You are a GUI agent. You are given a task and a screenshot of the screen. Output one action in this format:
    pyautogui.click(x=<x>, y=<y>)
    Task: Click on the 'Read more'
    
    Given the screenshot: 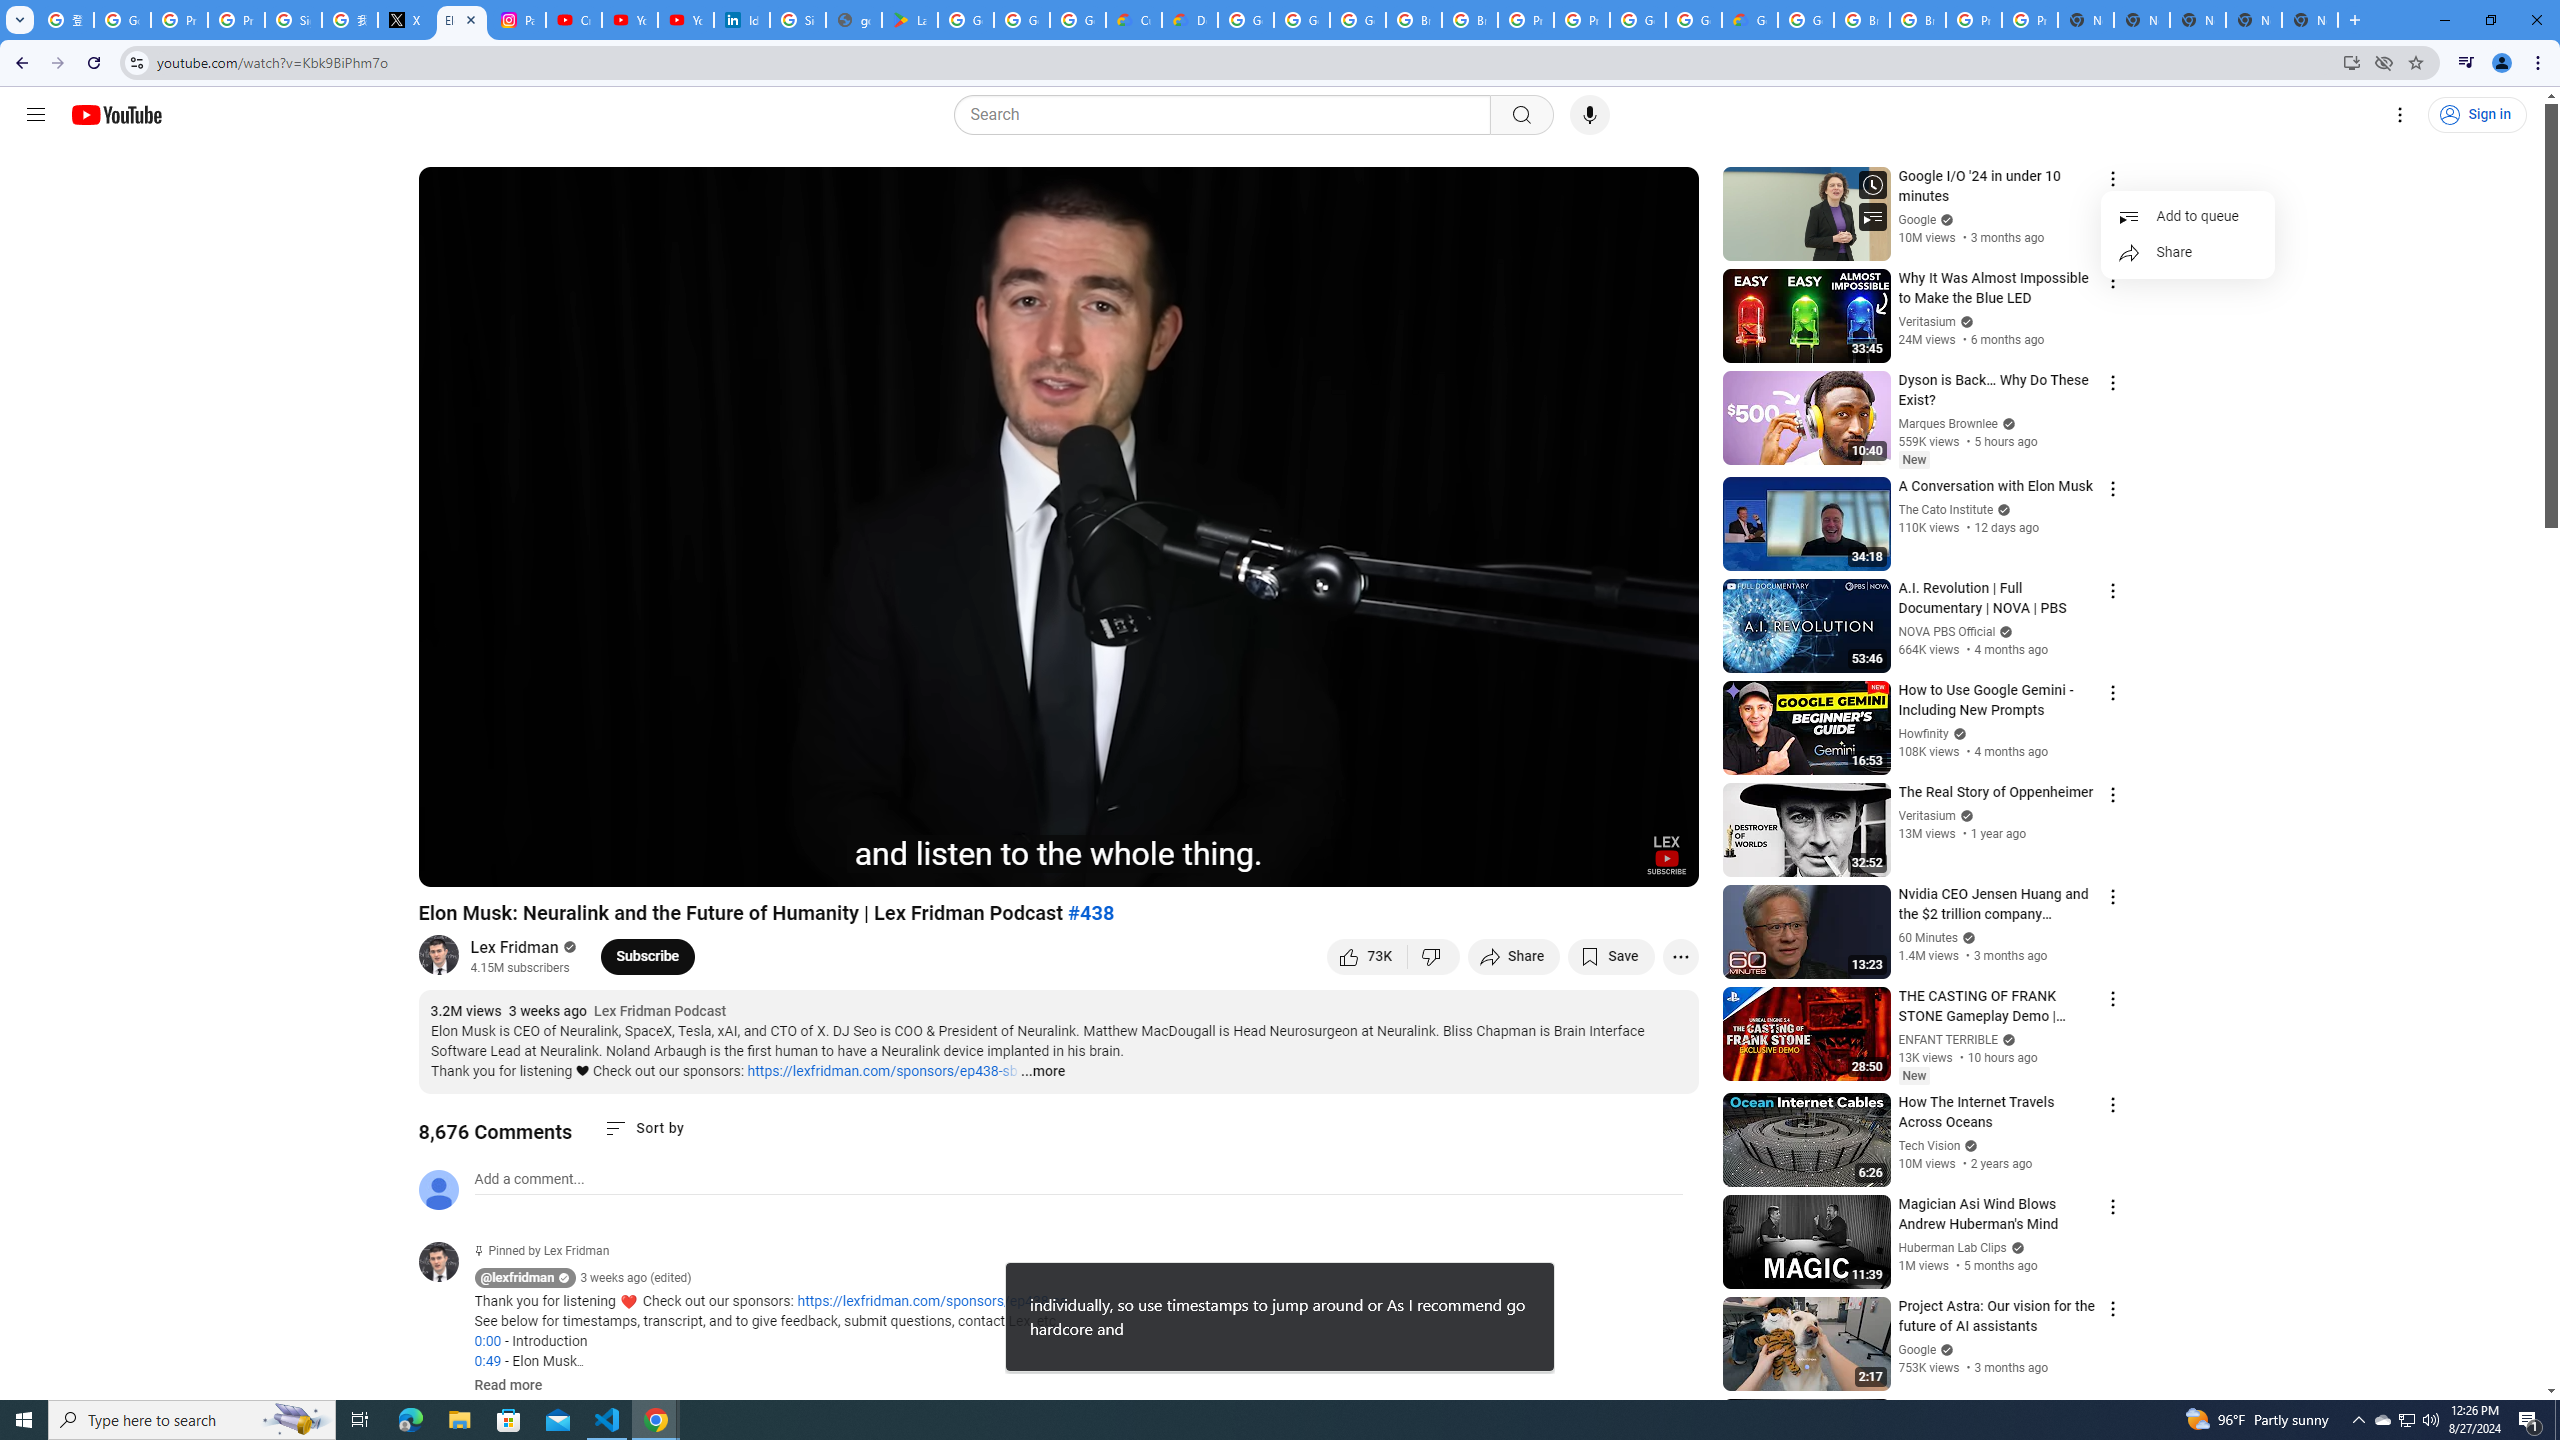 What is the action you would take?
    pyautogui.click(x=507, y=1386)
    